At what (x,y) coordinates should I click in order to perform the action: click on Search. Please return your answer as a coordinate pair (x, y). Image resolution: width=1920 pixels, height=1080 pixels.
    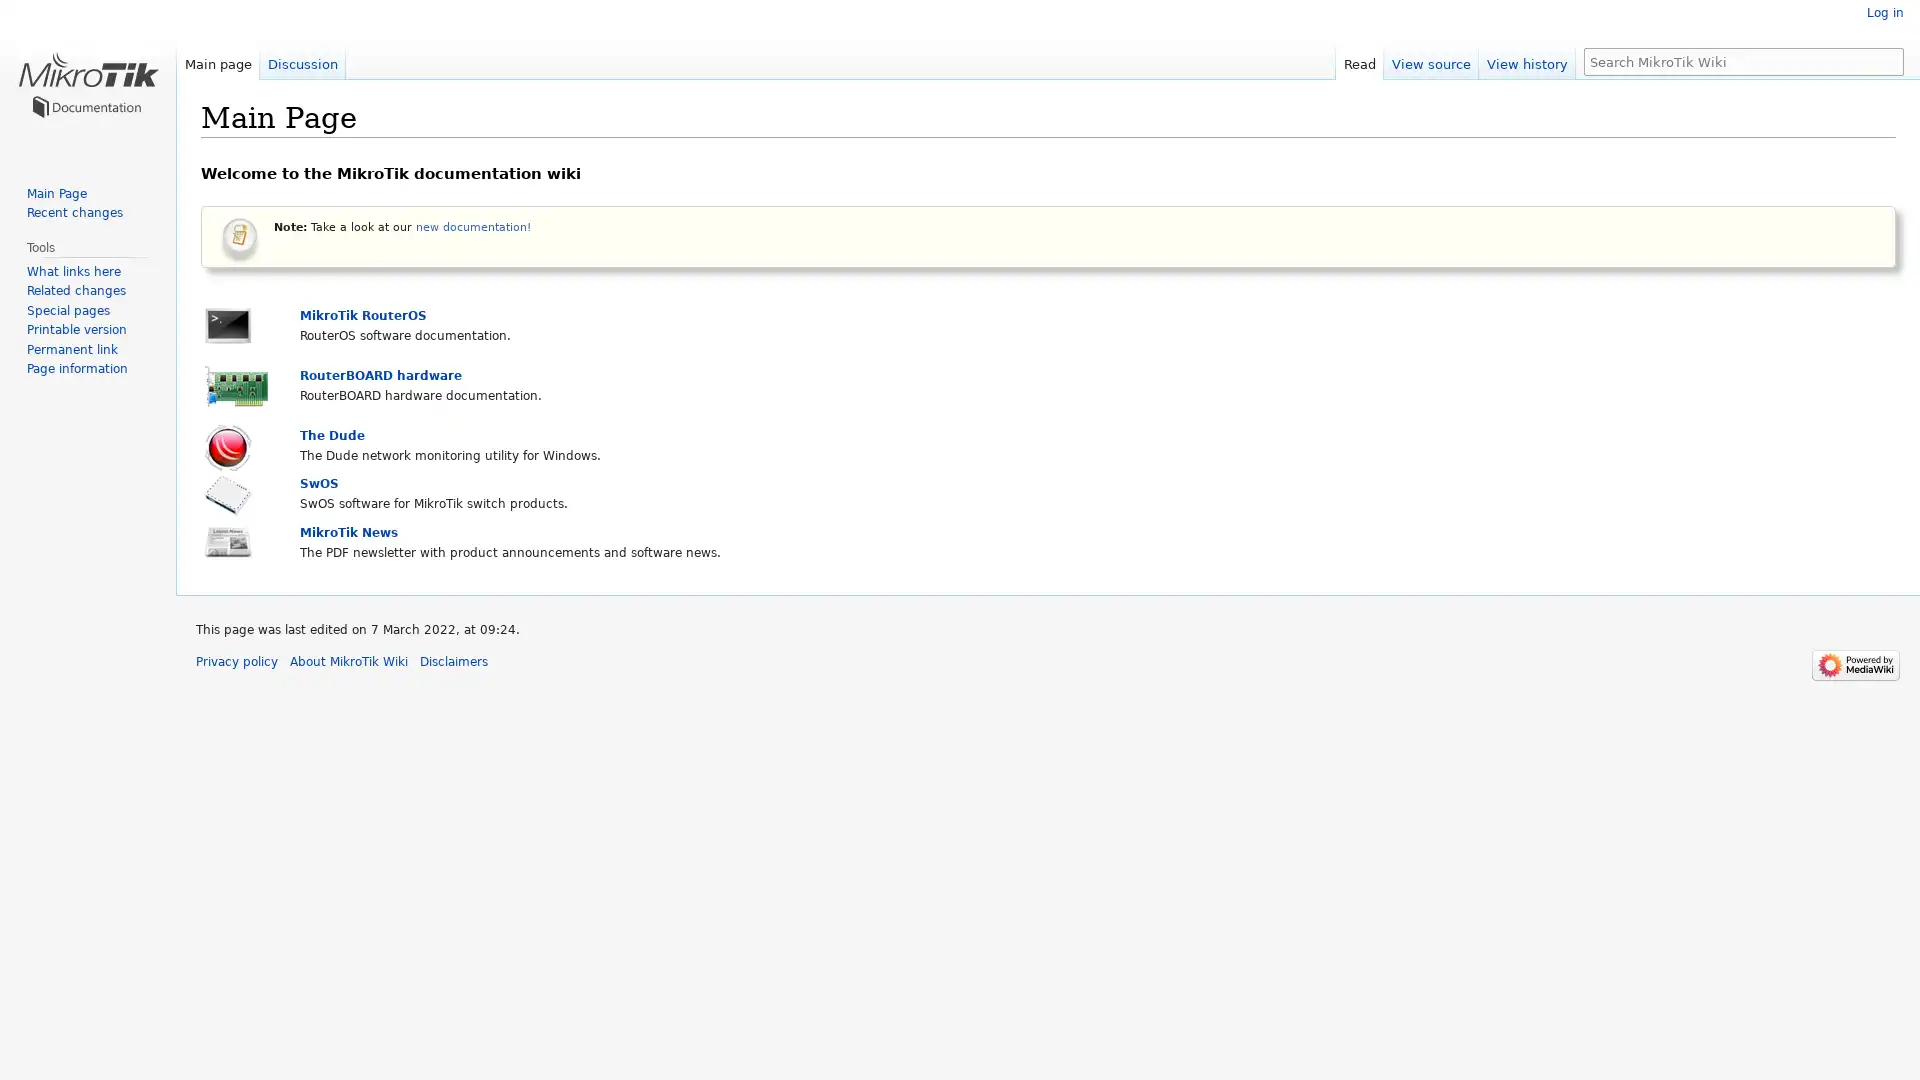
    Looking at the image, I should click on (1888, 60).